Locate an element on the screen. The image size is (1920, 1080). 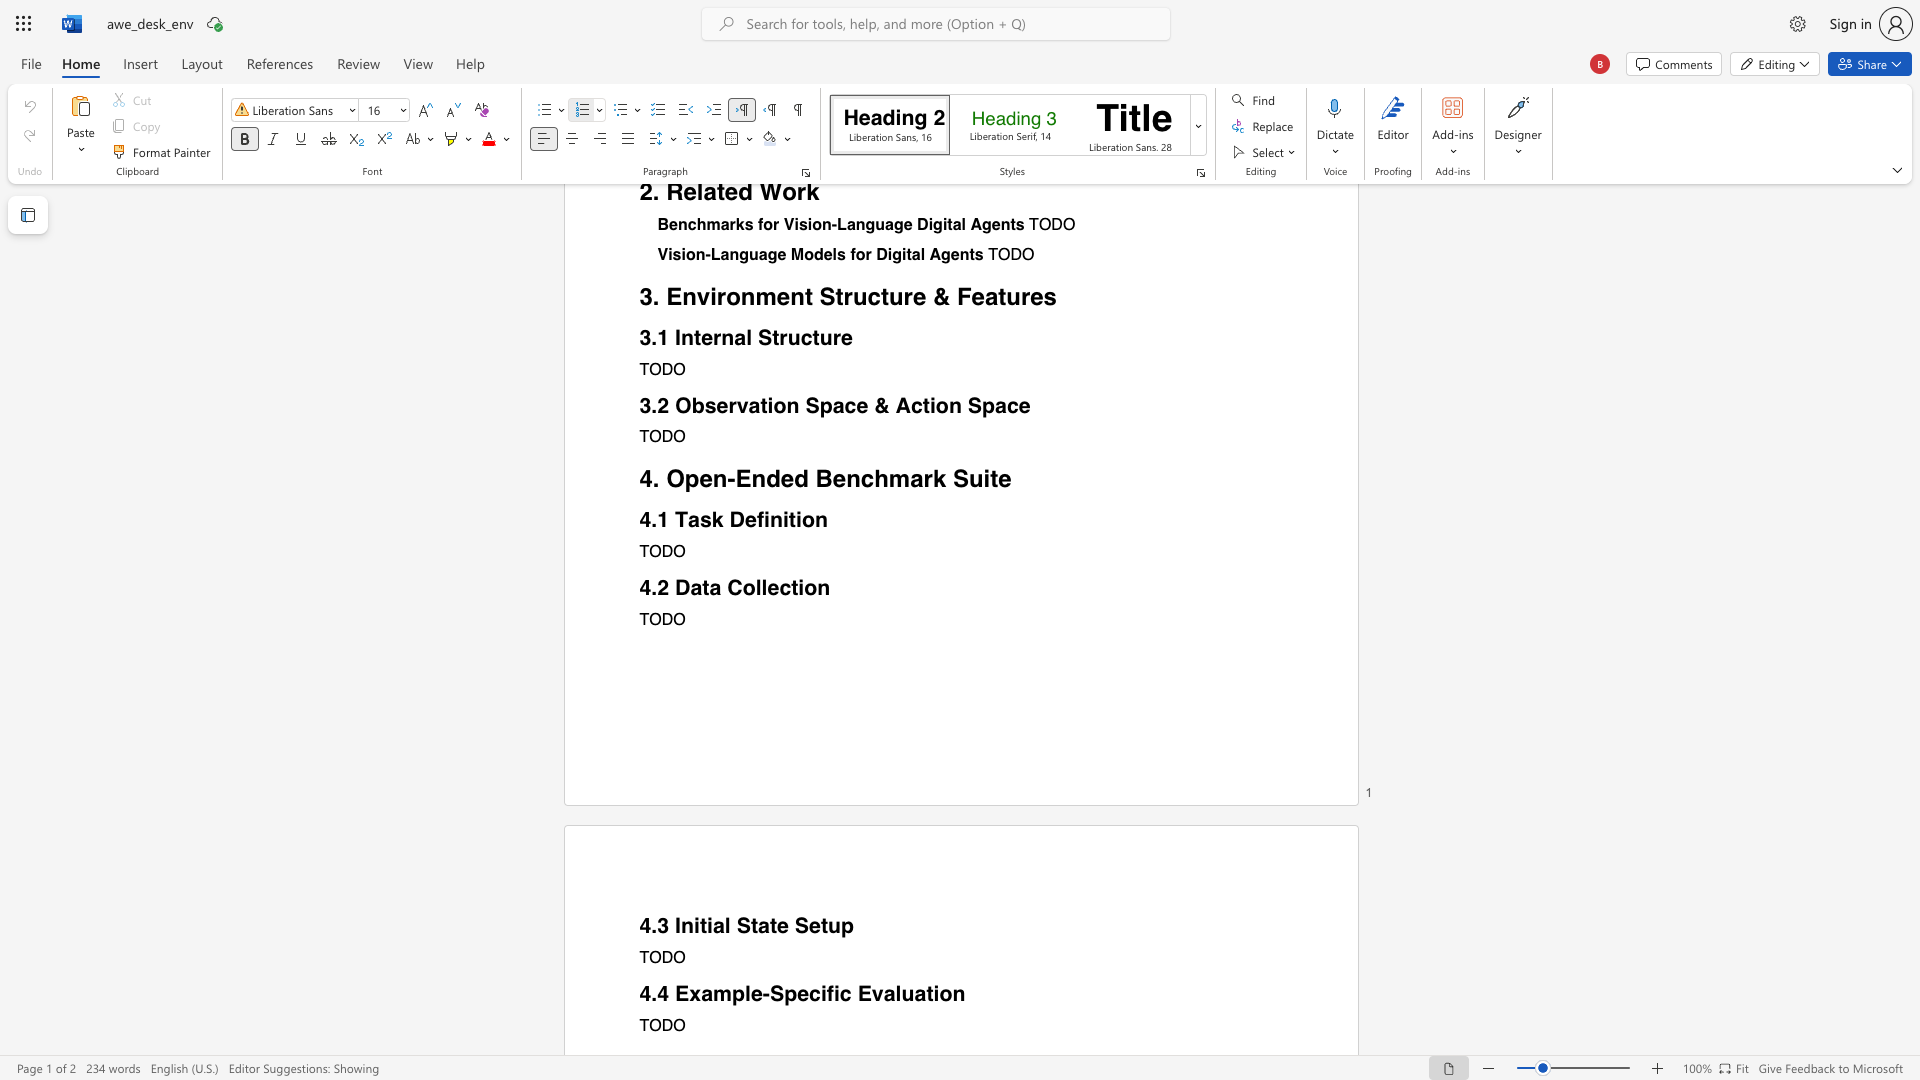
the 1th character "c" in the text is located at coordinates (815, 994).